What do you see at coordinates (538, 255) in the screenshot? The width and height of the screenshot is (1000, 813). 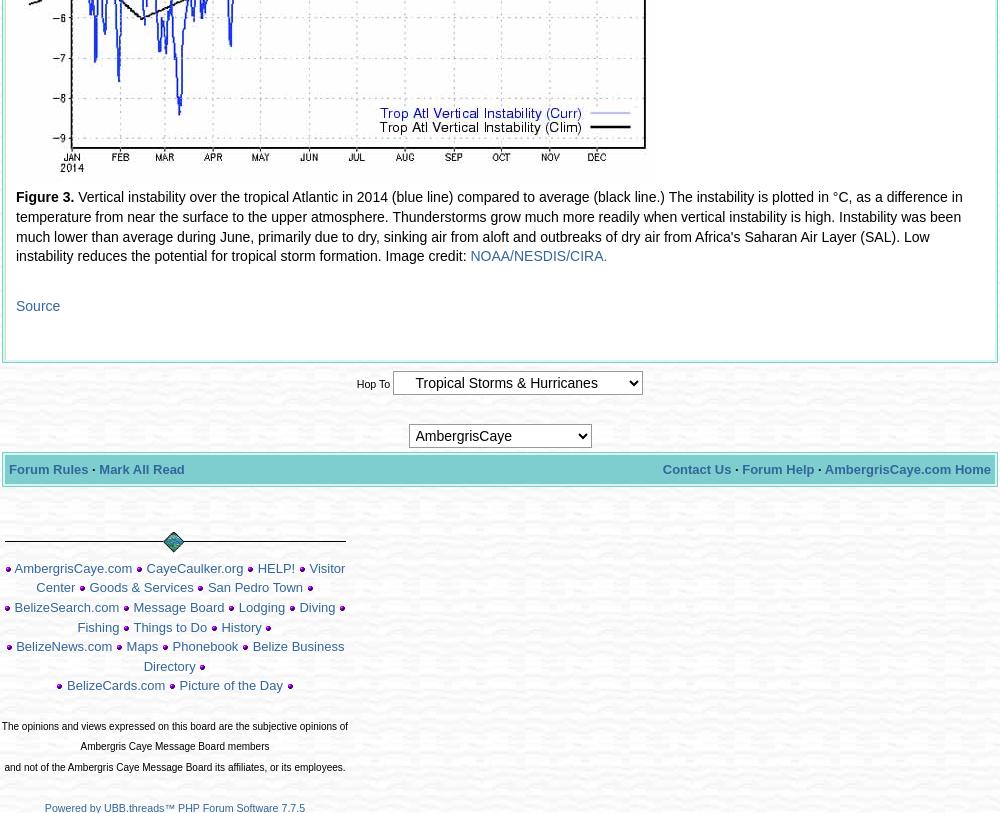 I see `'NOAA/NESDIS/CIRA.'` at bounding box center [538, 255].